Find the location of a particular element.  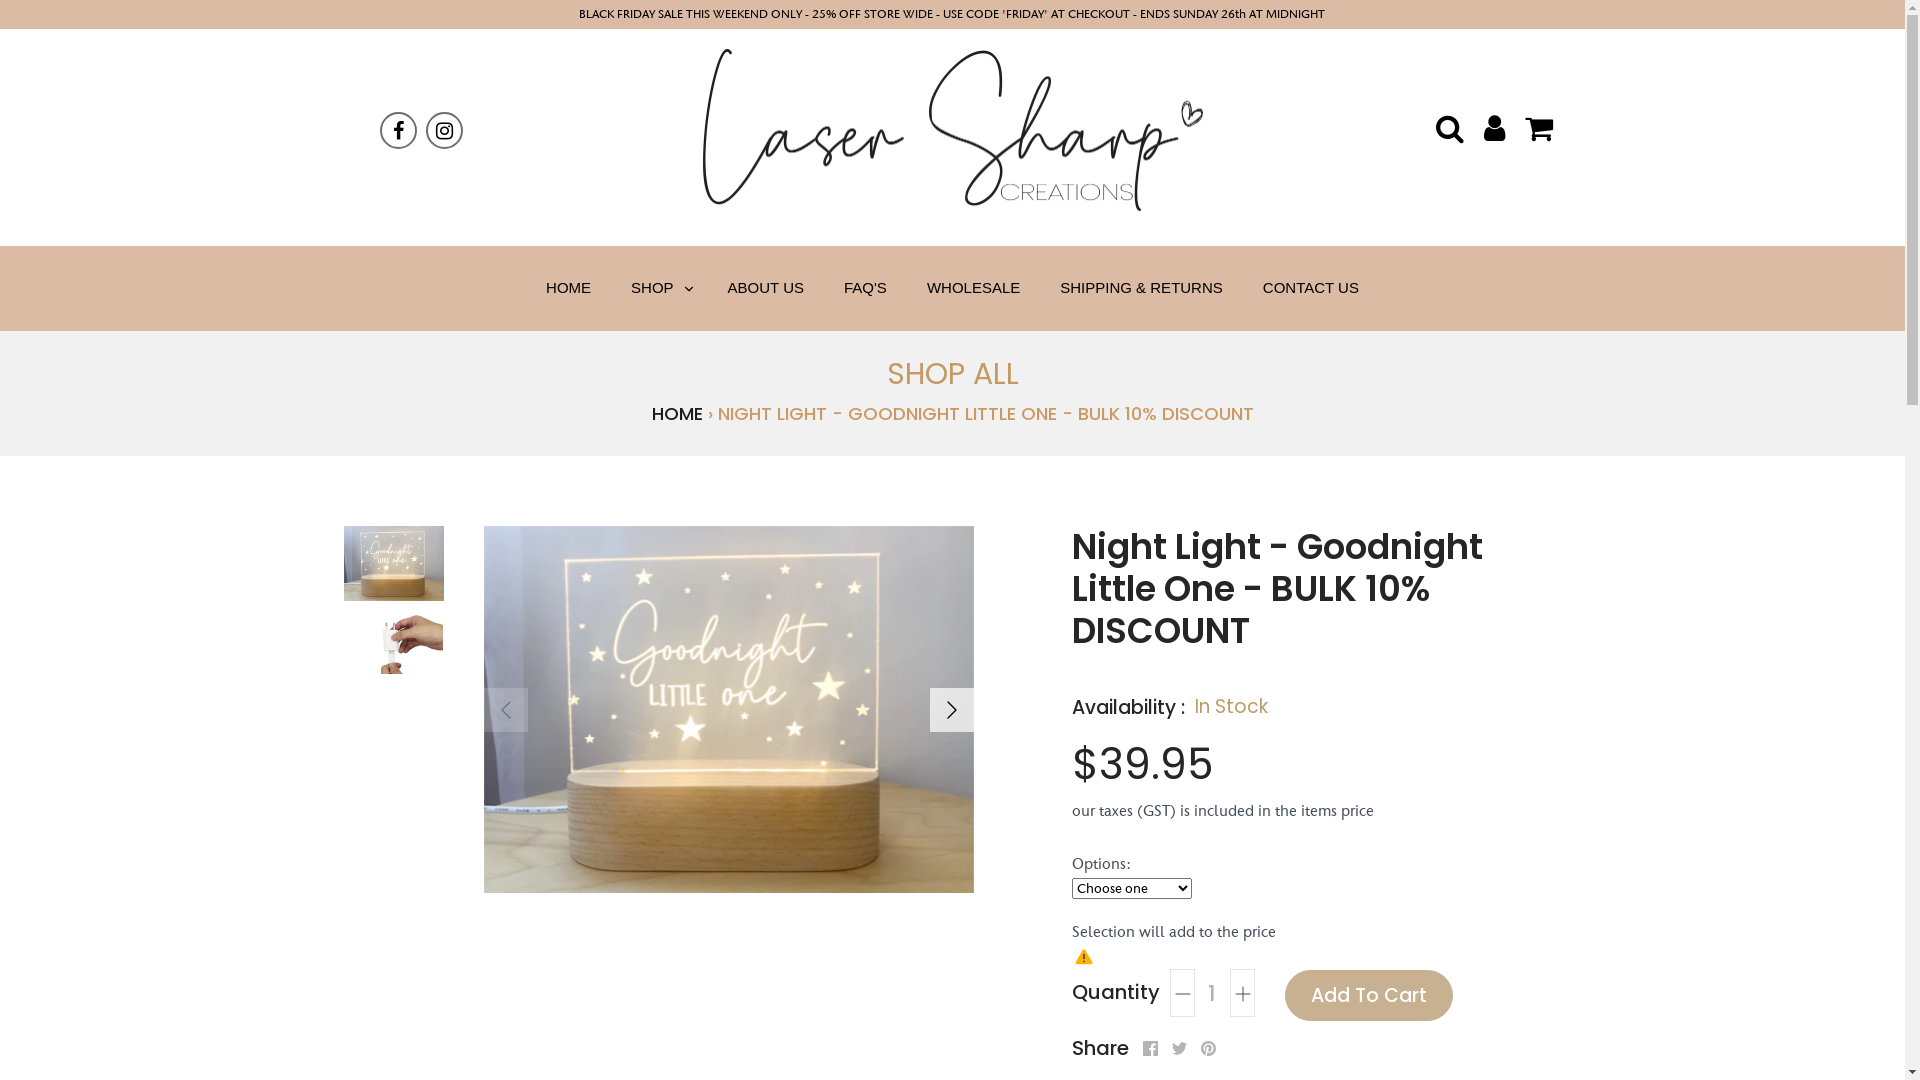

'WHOLESALE' is located at coordinates (973, 288).